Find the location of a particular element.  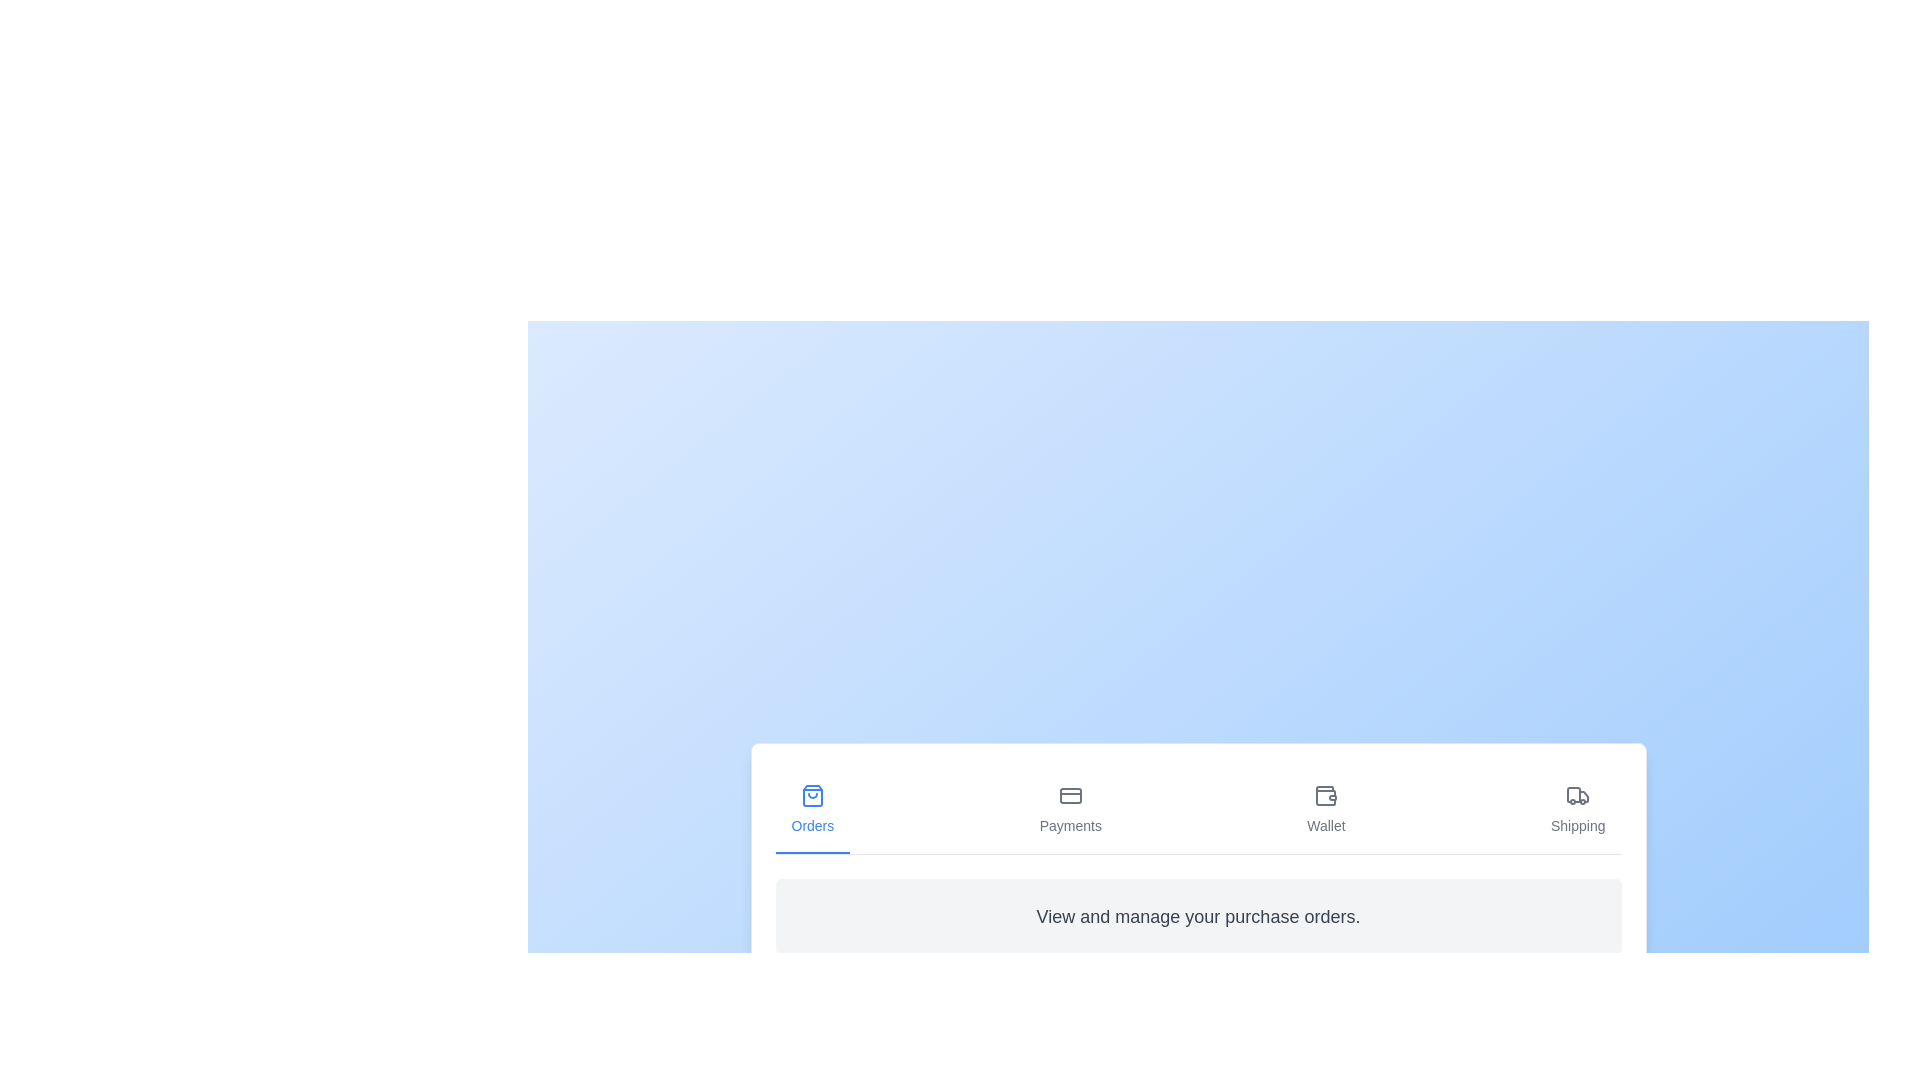

the navigation button with icon and label that leads to the 'Wallet' section, located between 'Payments' and 'Shipping' in the horizontal navigation bar is located at coordinates (1326, 810).